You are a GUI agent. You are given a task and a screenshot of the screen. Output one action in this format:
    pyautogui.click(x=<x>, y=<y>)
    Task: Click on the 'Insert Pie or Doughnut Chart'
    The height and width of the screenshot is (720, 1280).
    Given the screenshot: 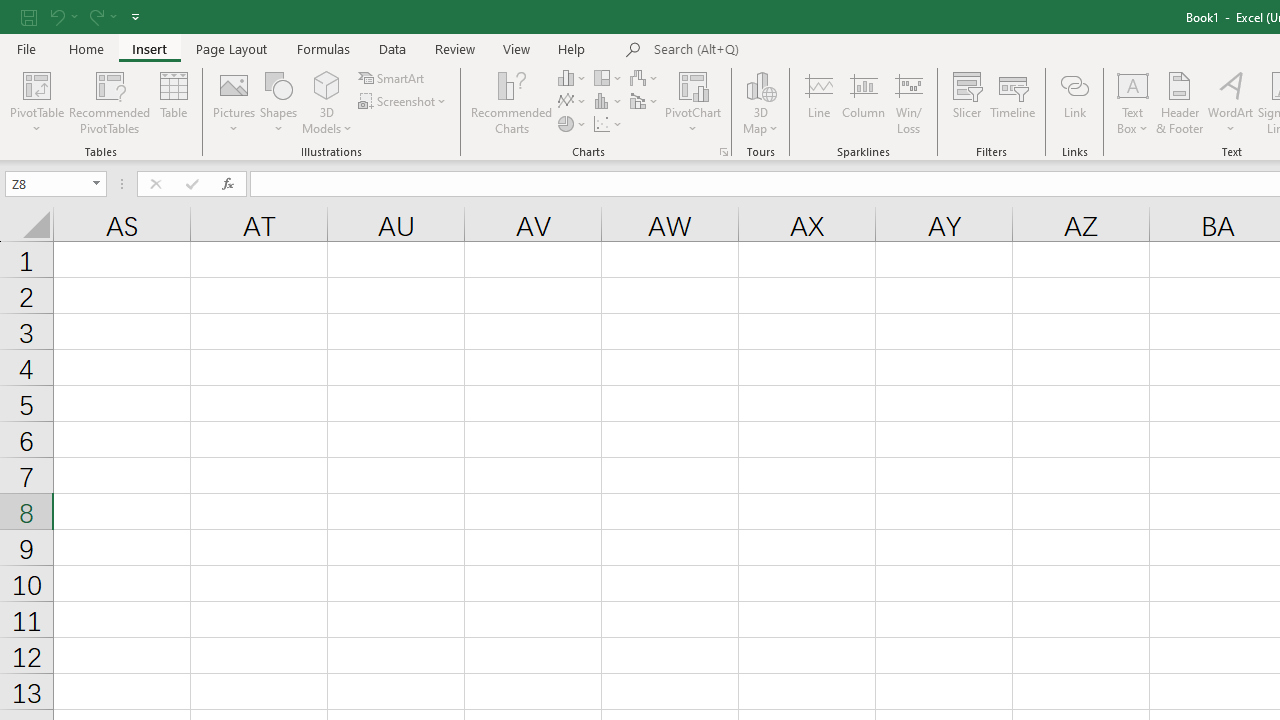 What is the action you would take?
    pyautogui.click(x=572, y=124)
    